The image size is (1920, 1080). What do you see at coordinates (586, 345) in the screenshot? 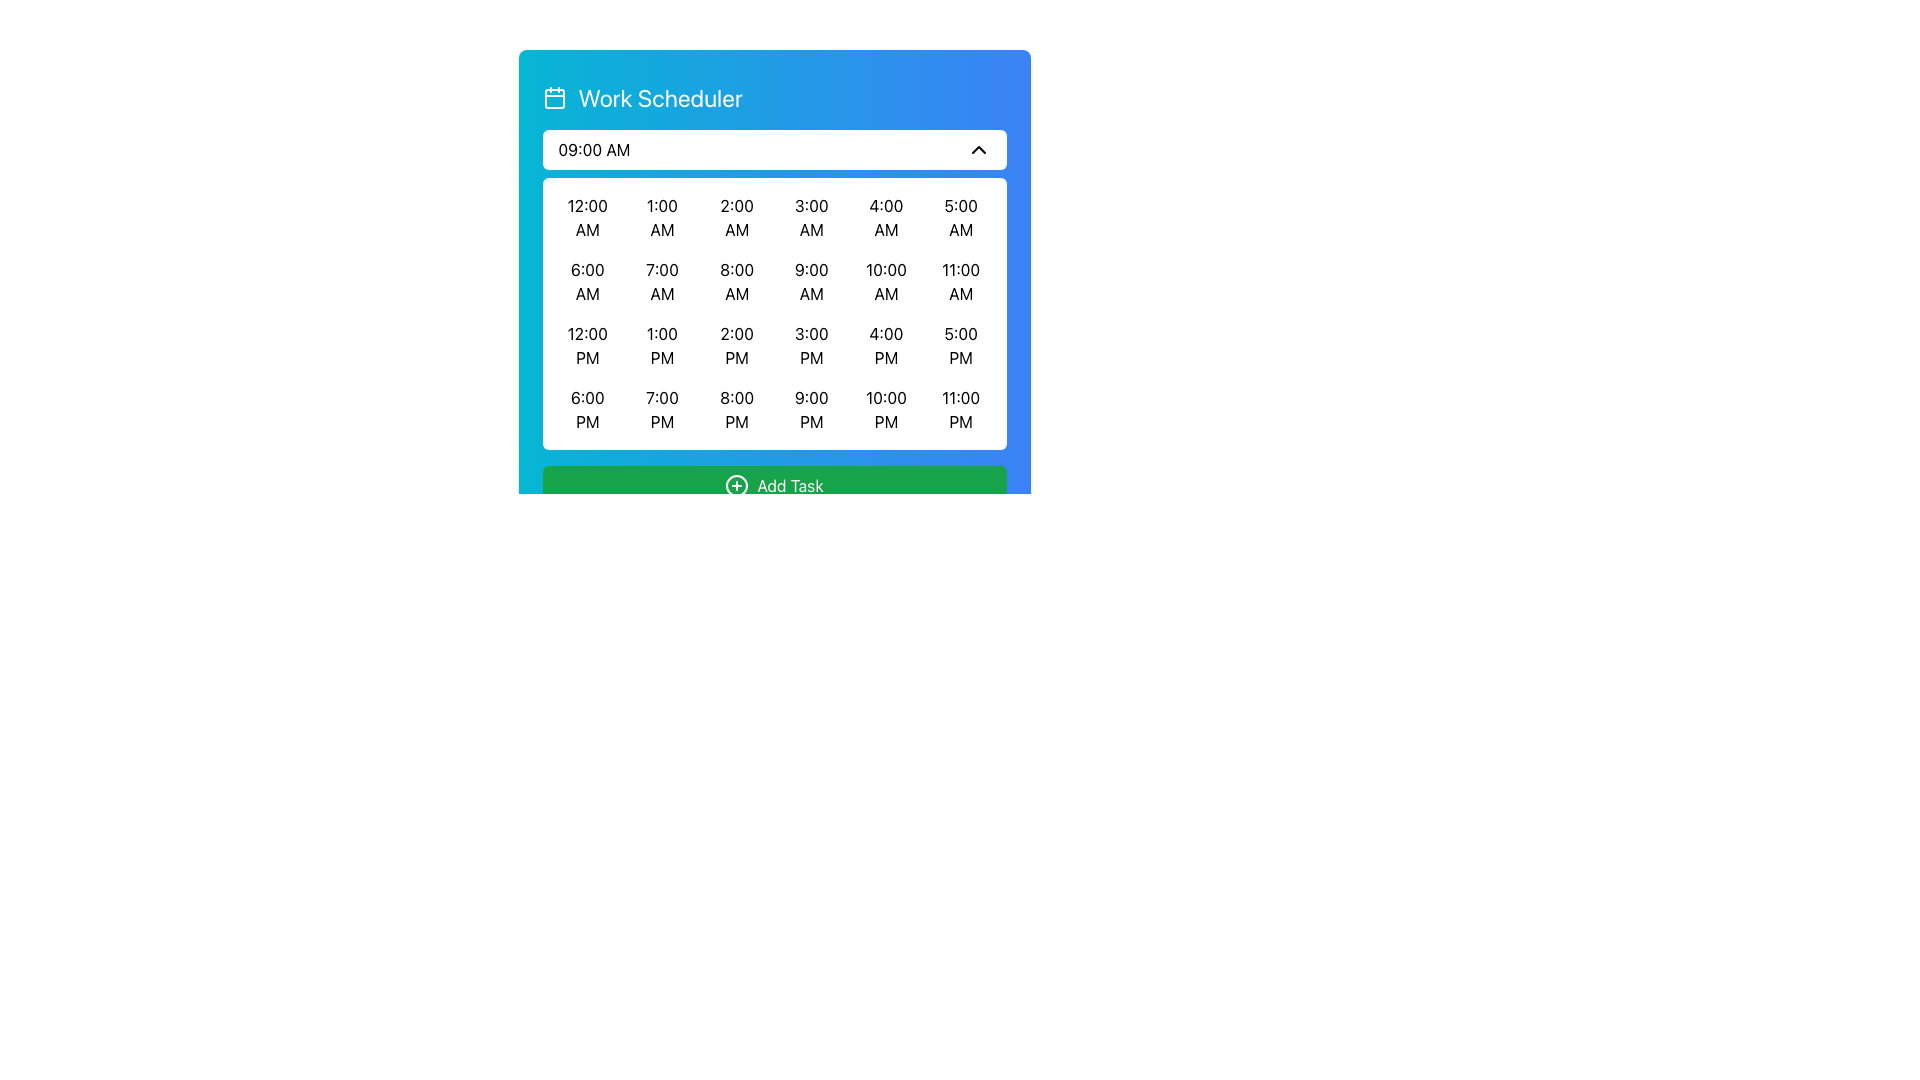
I see `the button displaying '12:00 PM'` at bounding box center [586, 345].